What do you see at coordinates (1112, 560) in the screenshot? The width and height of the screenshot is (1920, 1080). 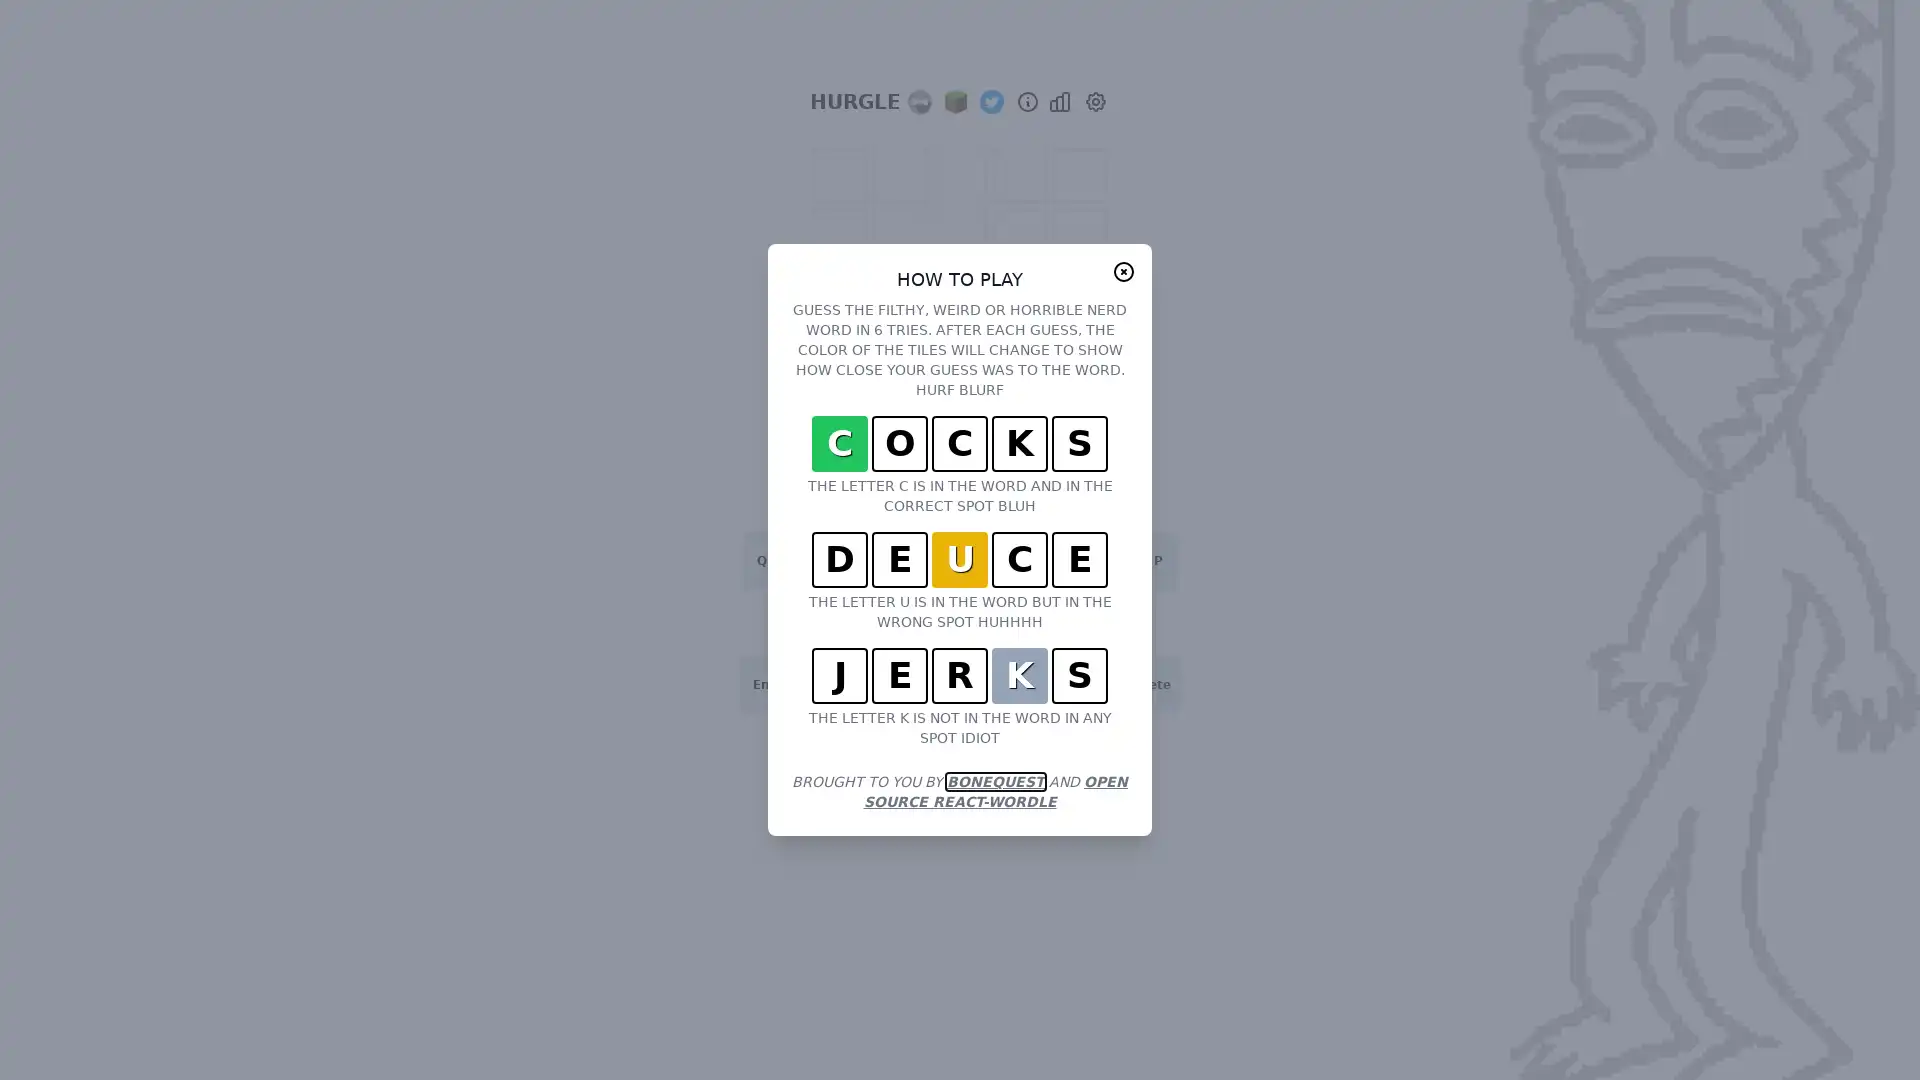 I see `O` at bounding box center [1112, 560].